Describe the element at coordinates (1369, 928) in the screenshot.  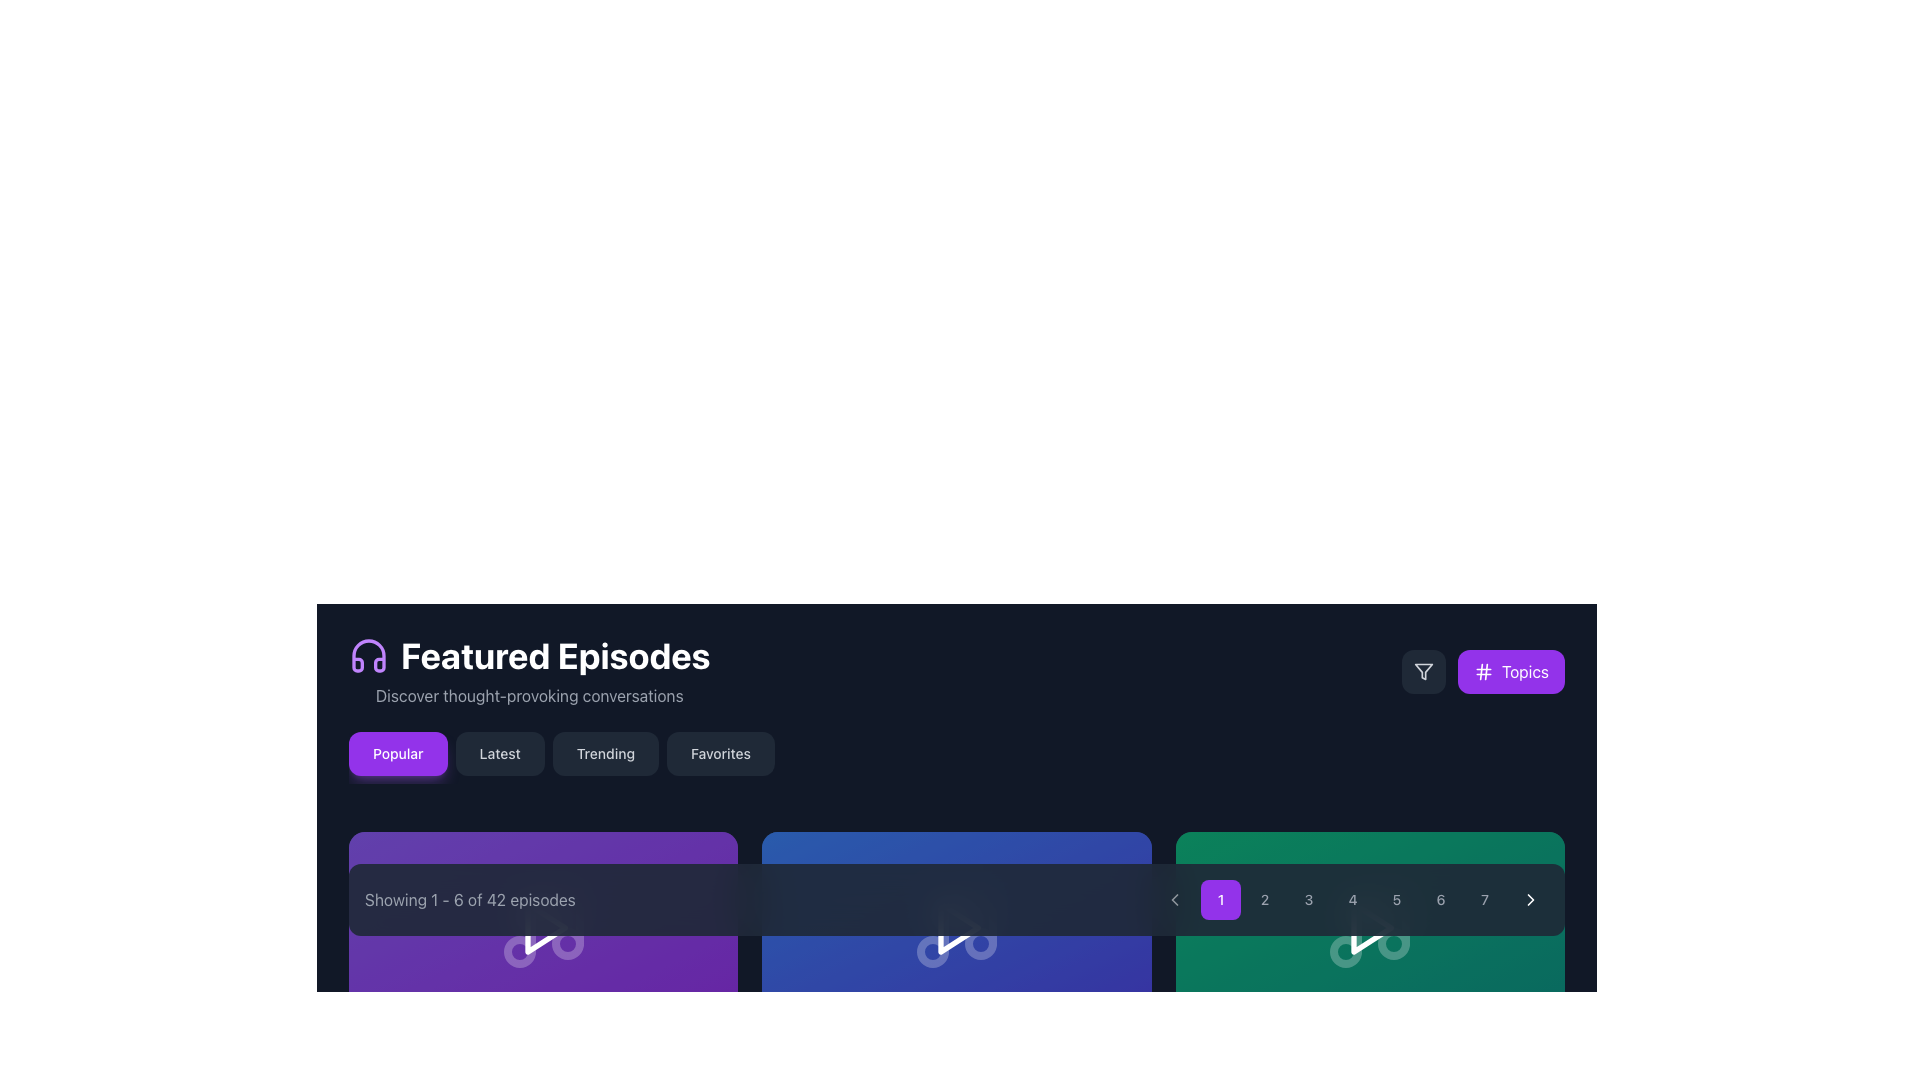
I see `the play button, represented by a triangle icon, located in the middle of the fourth green card in the pagination bar` at that location.